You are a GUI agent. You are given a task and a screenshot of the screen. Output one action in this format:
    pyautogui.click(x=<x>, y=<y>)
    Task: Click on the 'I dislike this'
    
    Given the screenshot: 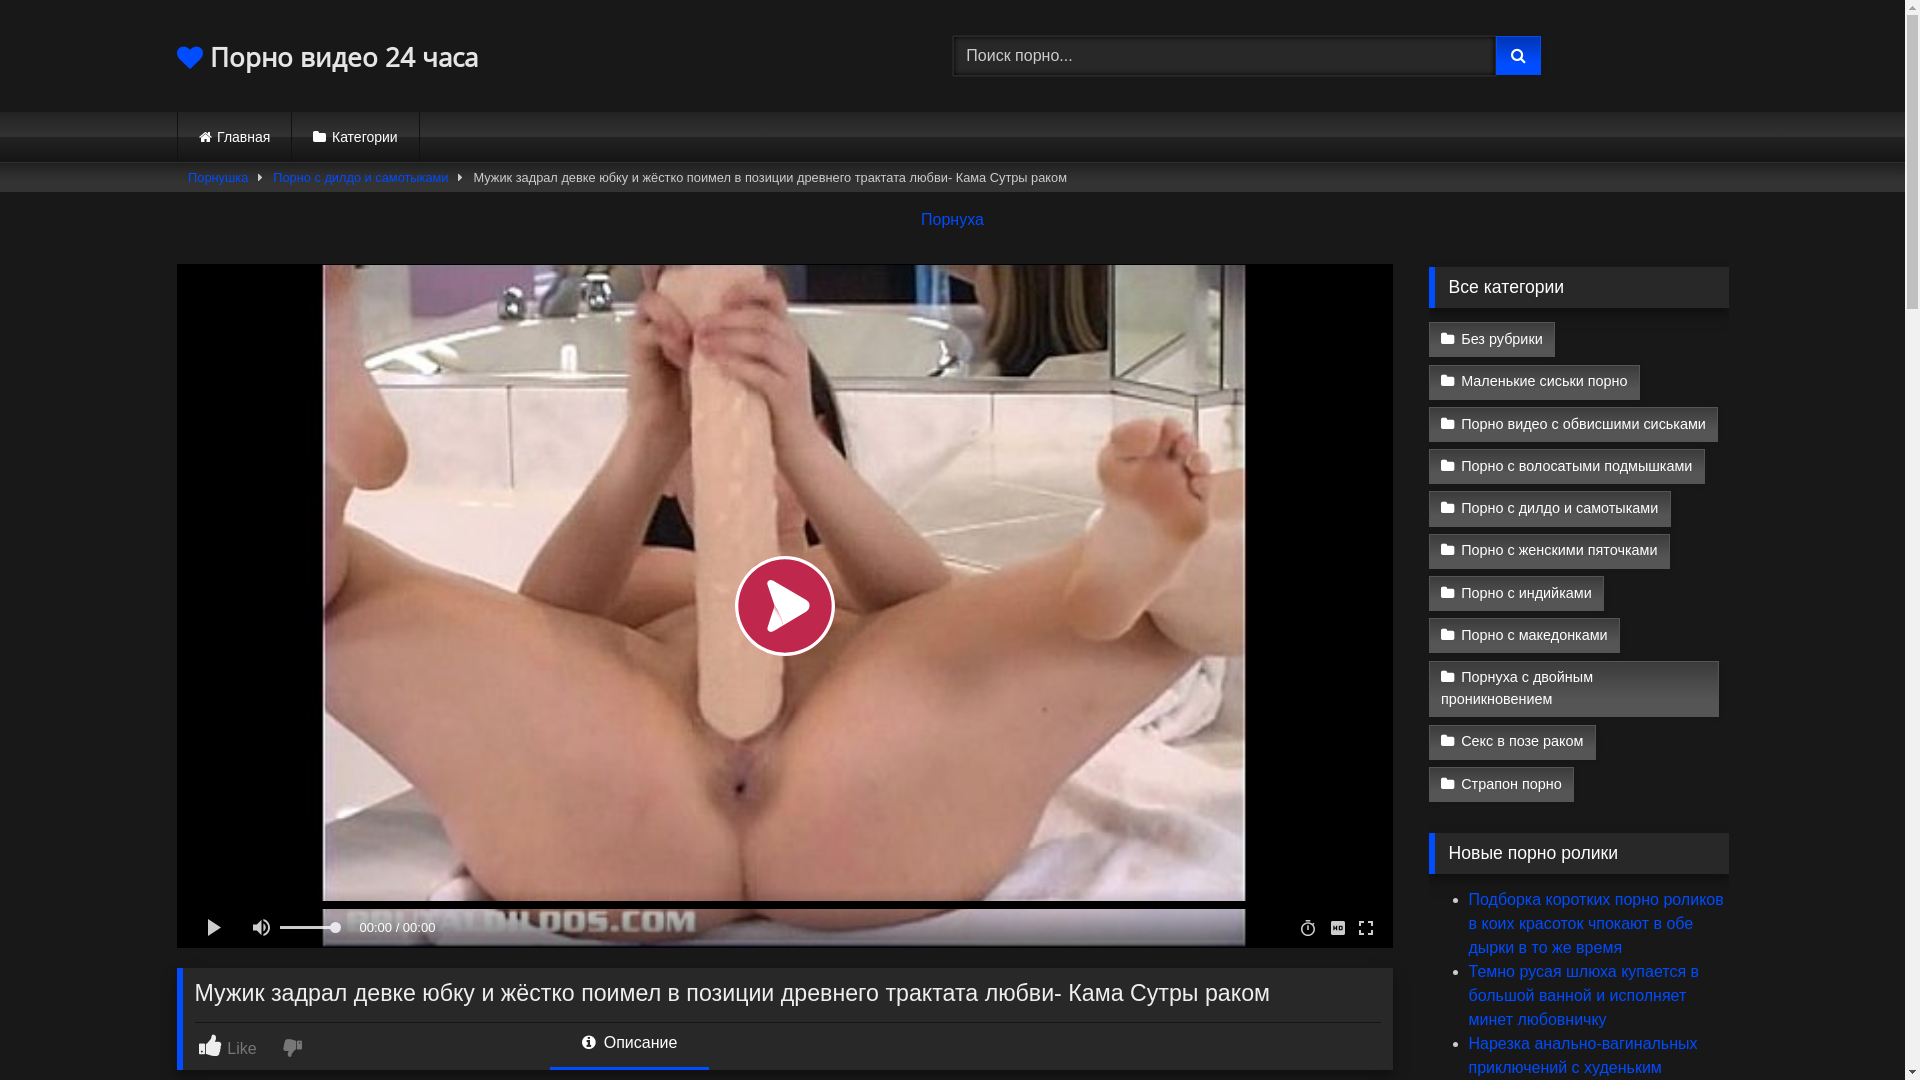 What is the action you would take?
    pyautogui.click(x=293, y=1045)
    